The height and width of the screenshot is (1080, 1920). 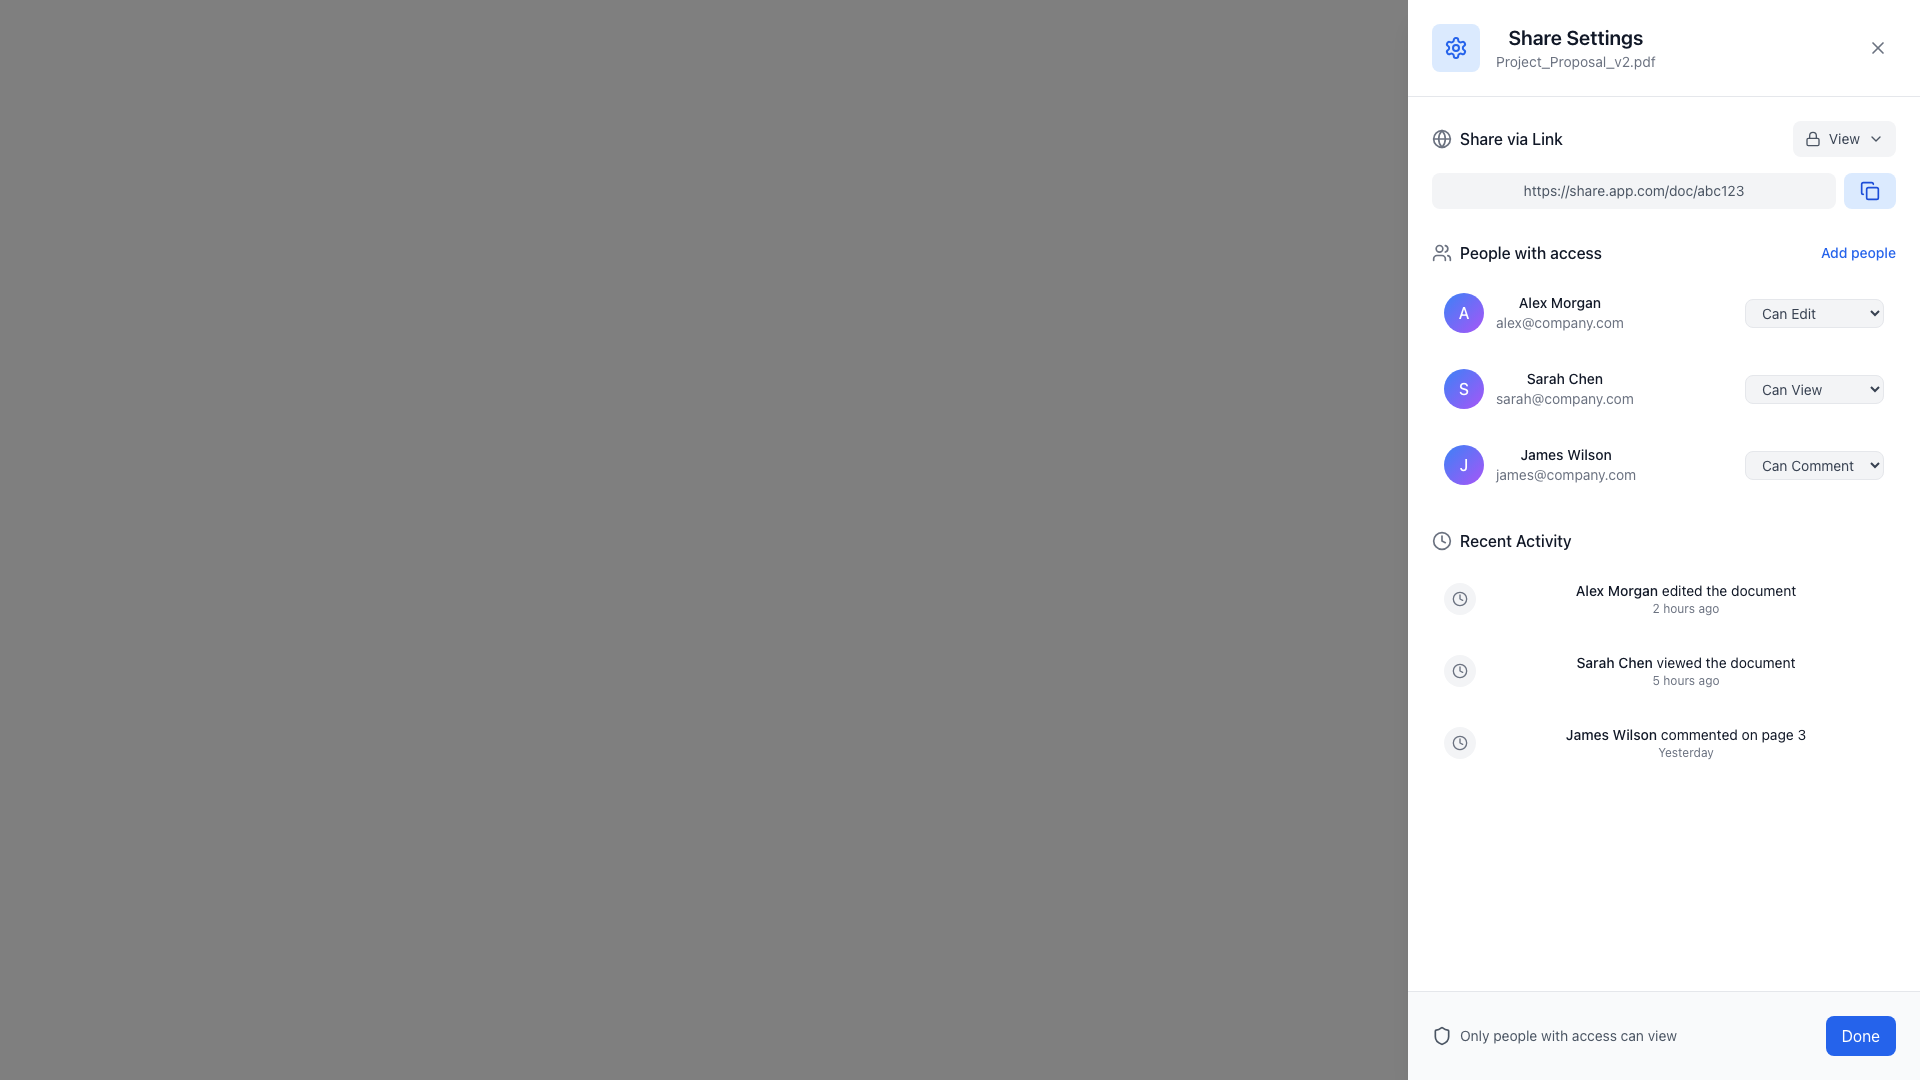 I want to click on text label displaying 'sarah@company.com', which is in a smaller, gray font and positioned below the heading 'Sarah Chen' in the 'People with access' section, so click(x=1563, y=398).